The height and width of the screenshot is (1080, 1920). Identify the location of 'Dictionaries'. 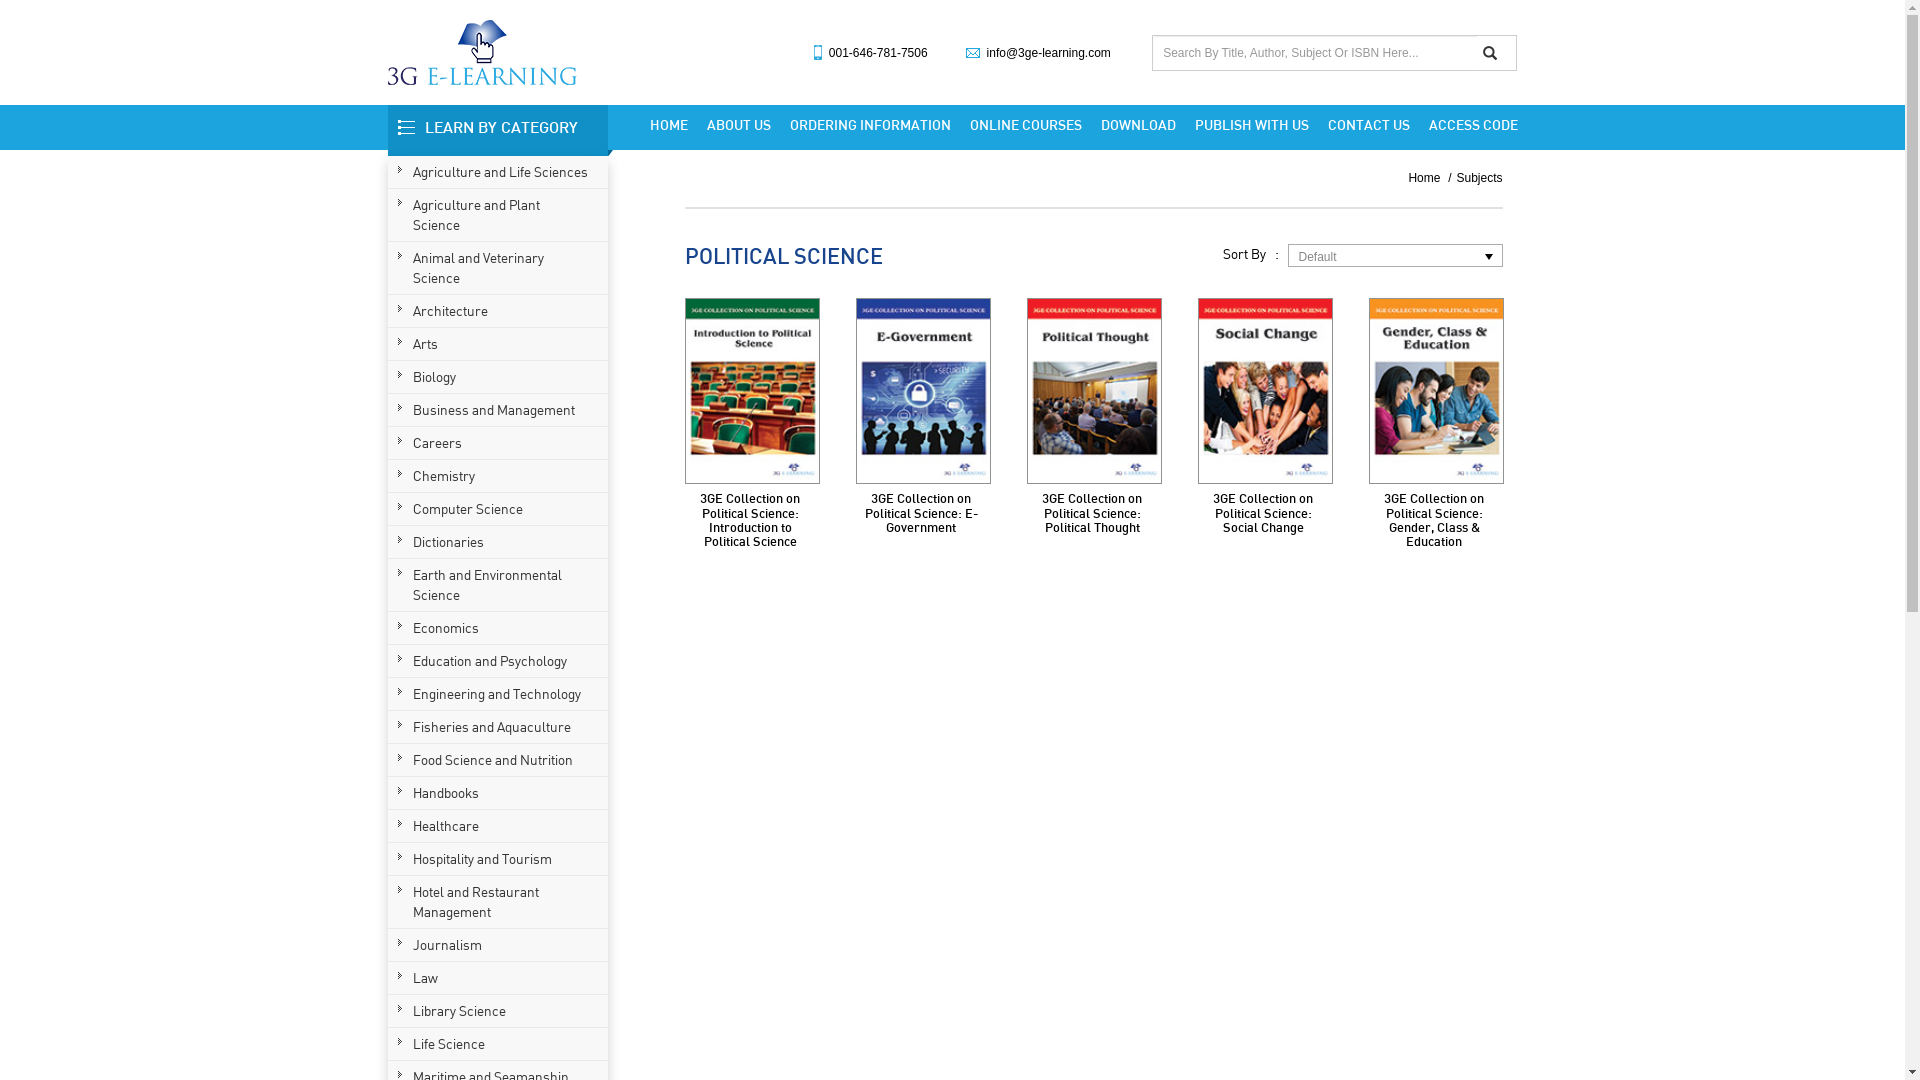
(499, 542).